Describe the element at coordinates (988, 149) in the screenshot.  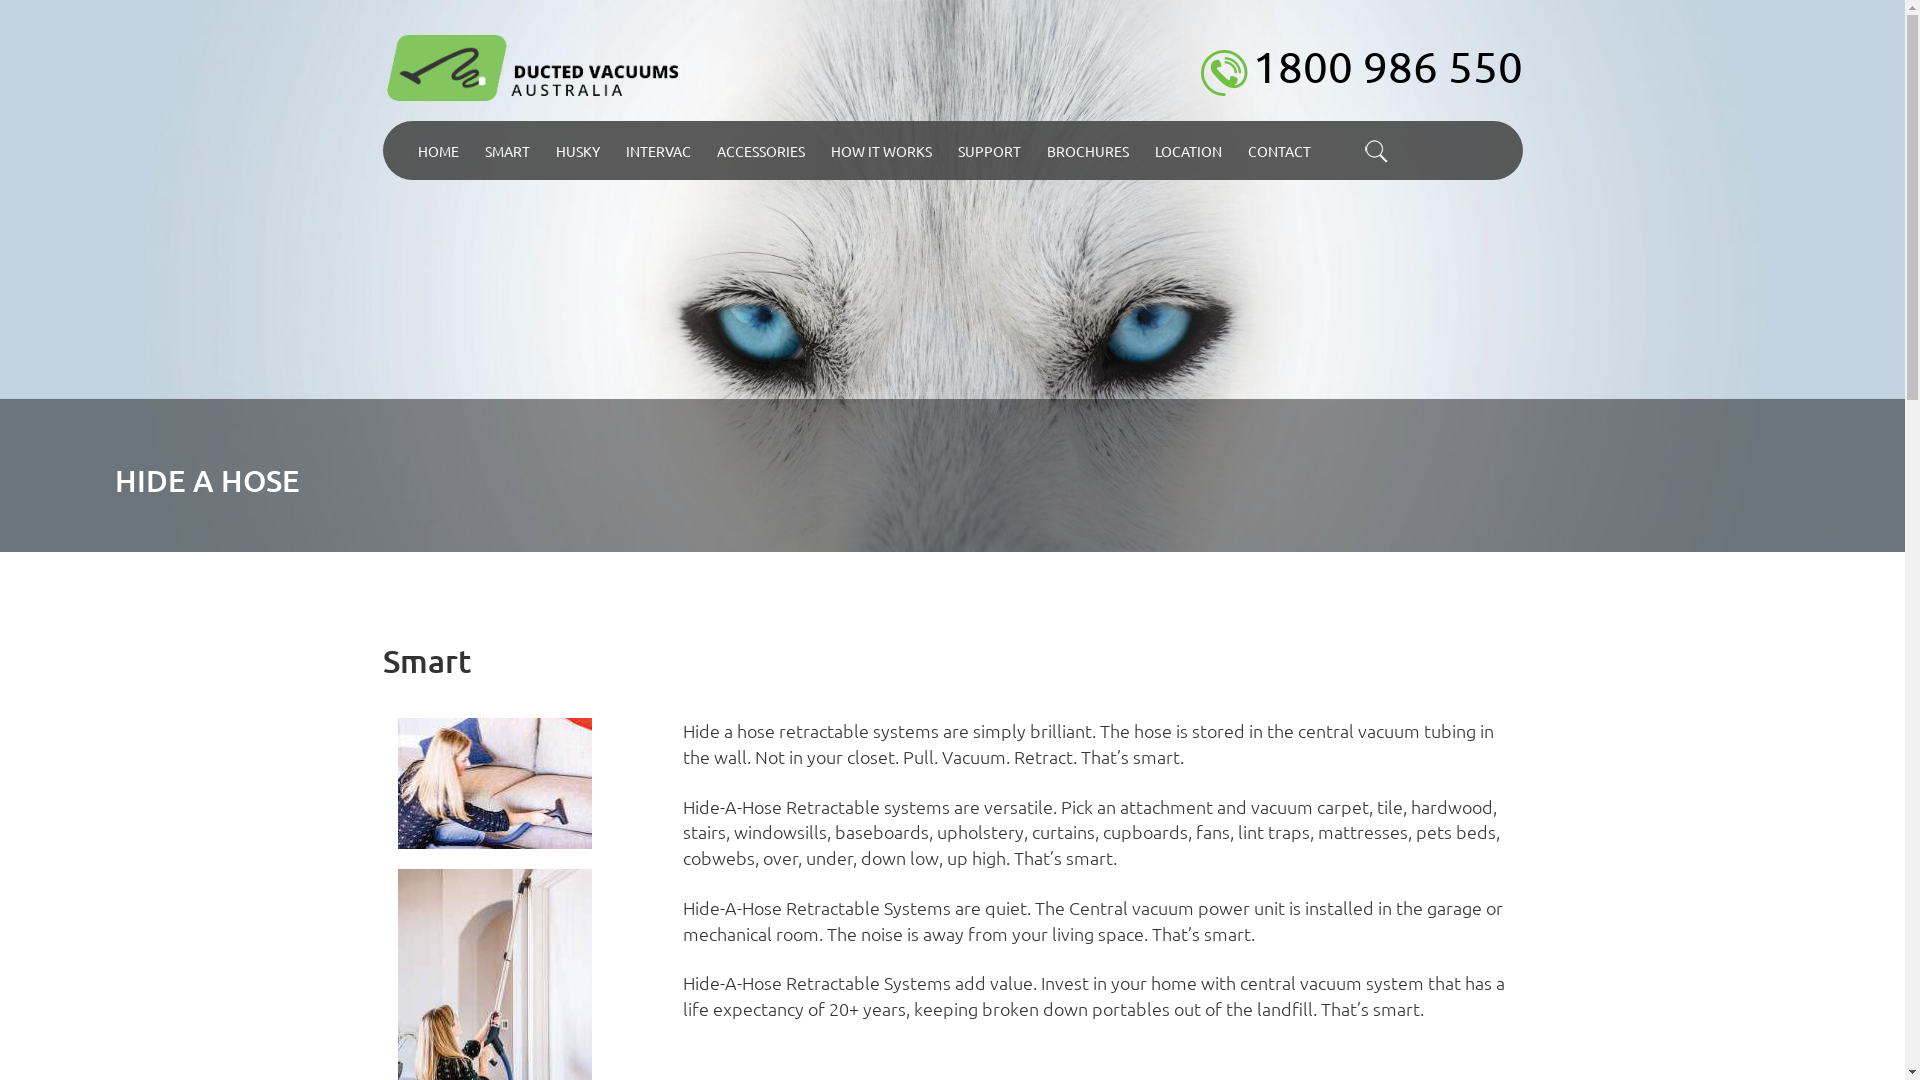
I see `'SUPPORT'` at that location.